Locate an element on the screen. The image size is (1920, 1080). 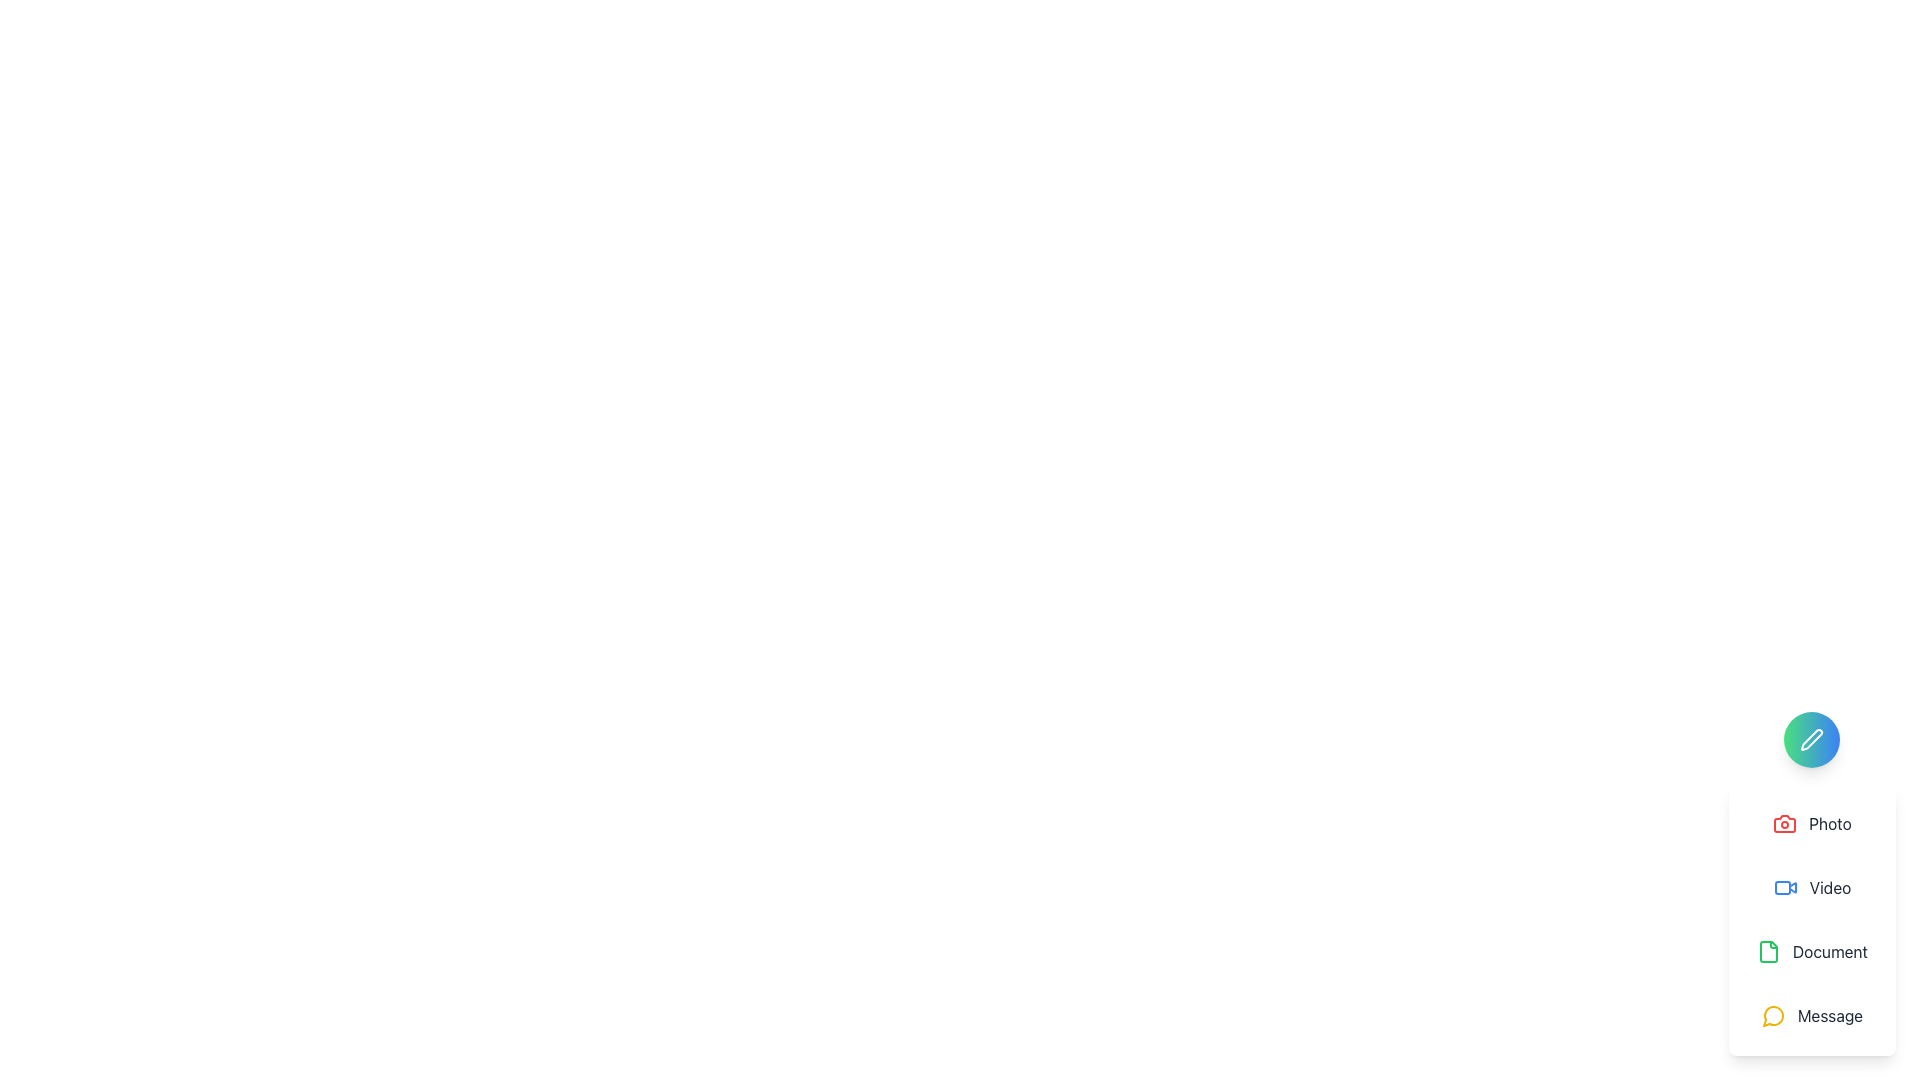
the 'Video' menu item icon is located at coordinates (1785, 886).